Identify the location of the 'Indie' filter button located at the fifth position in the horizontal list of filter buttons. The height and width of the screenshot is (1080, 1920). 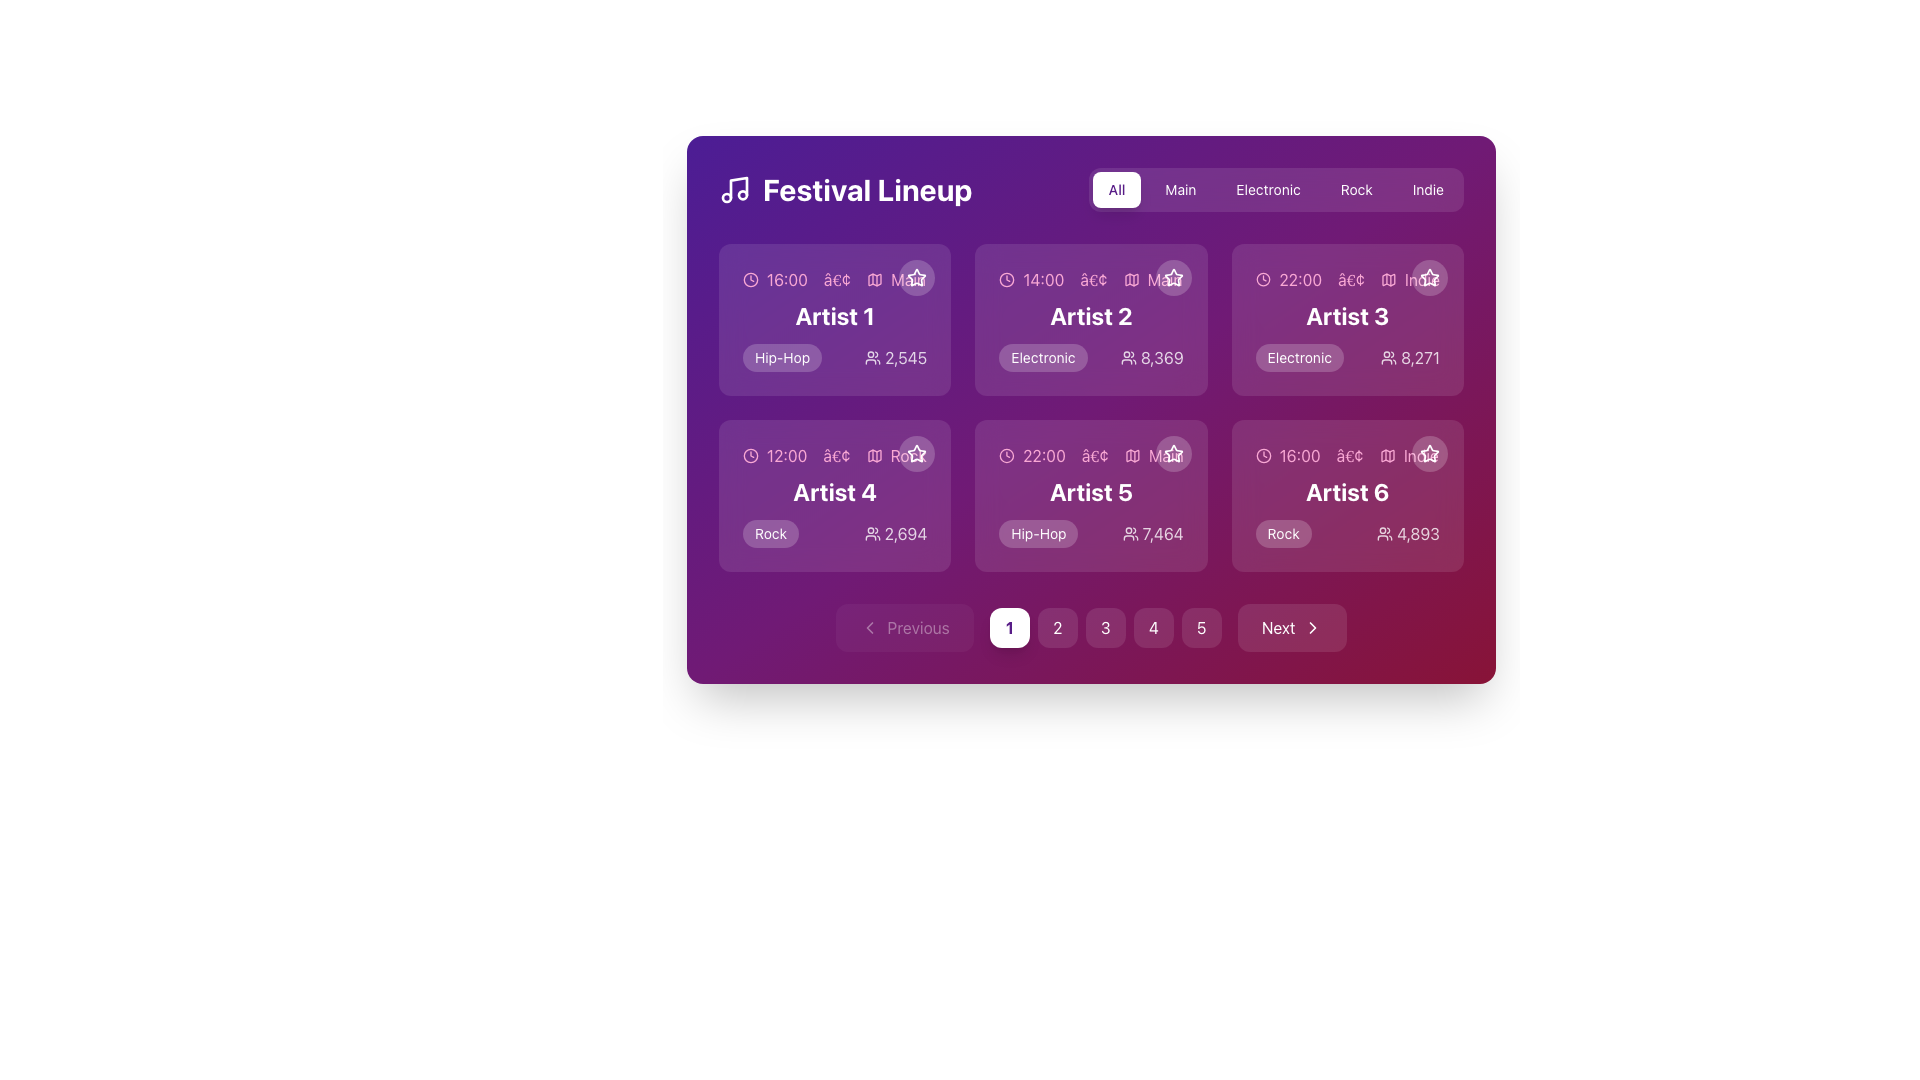
(1427, 189).